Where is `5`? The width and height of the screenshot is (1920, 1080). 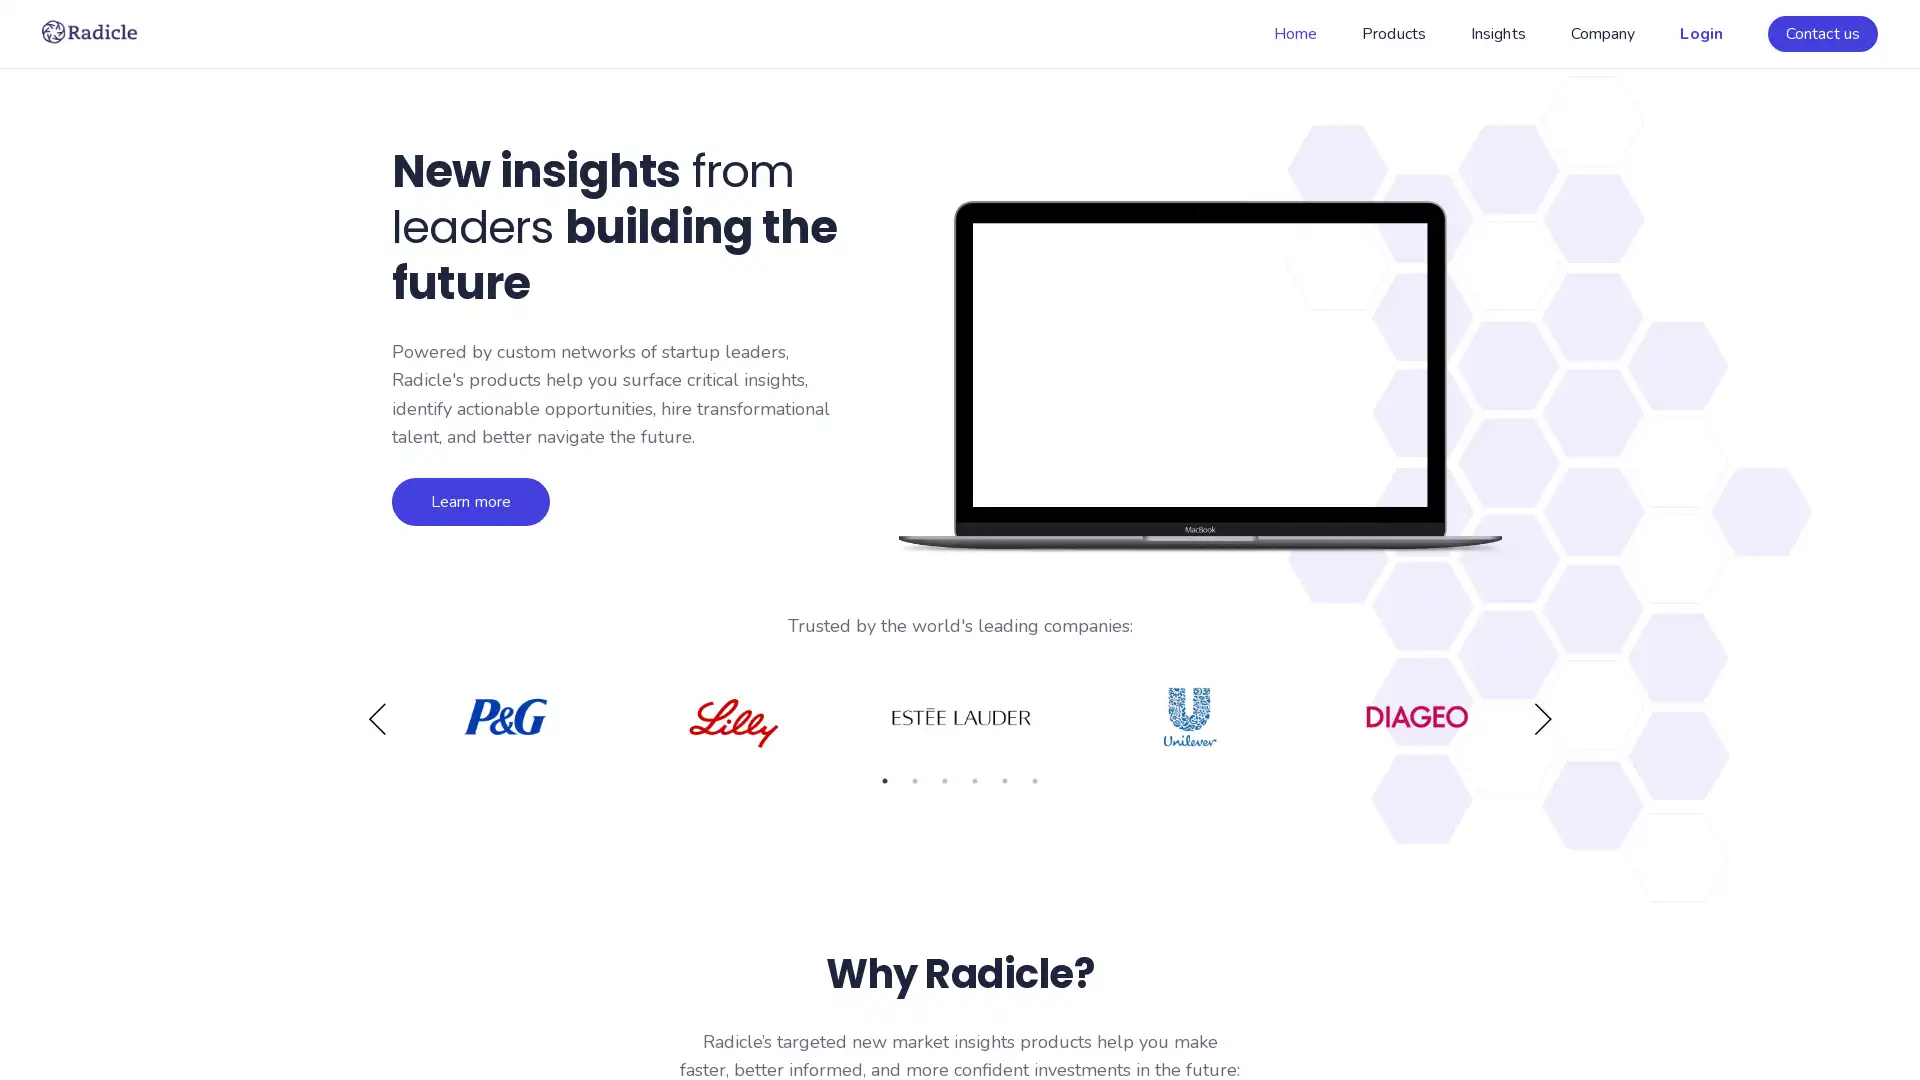
5 is located at coordinates (1004, 785).